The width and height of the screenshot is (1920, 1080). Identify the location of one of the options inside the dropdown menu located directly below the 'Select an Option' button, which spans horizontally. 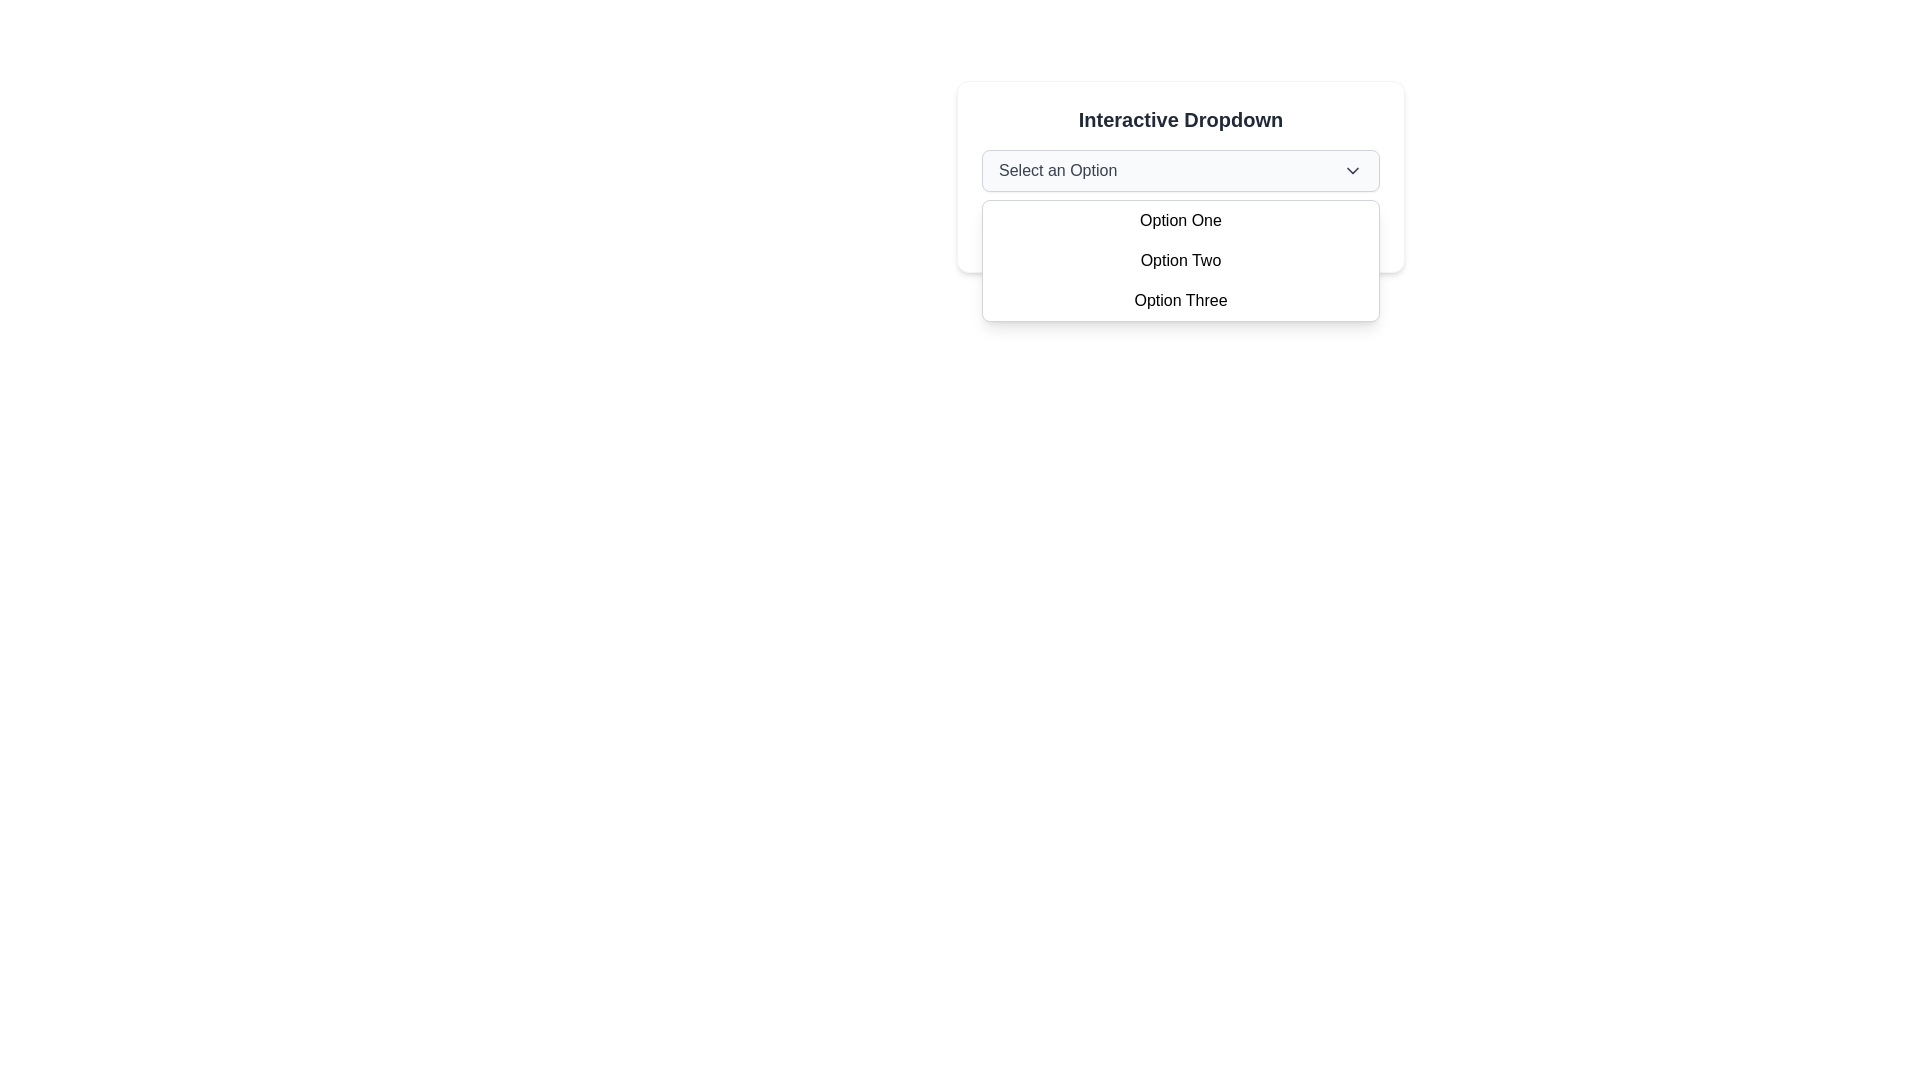
(1180, 260).